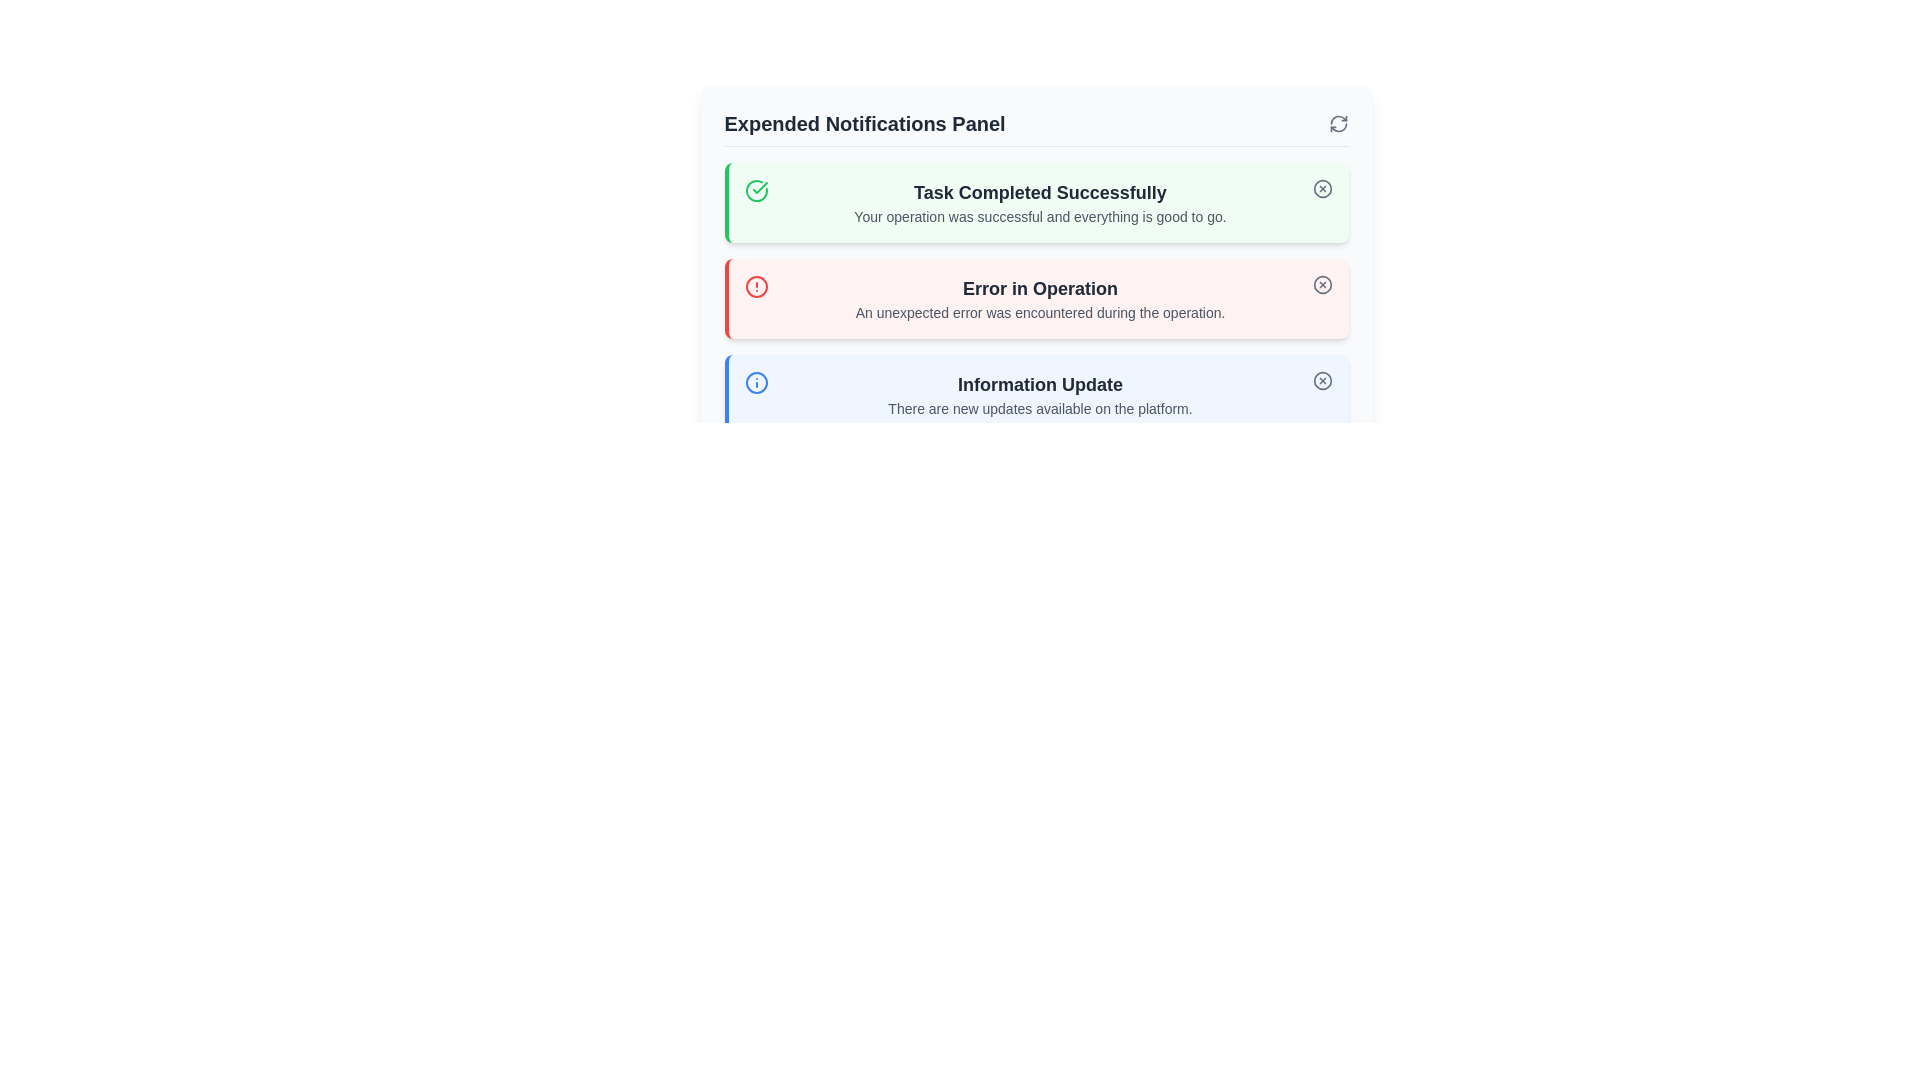 This screenshot has height=1080, width=1920. I want to click on the Notification Card displaying a success message, which is the first entry in the Notifications Panel, so click(1036, 203).